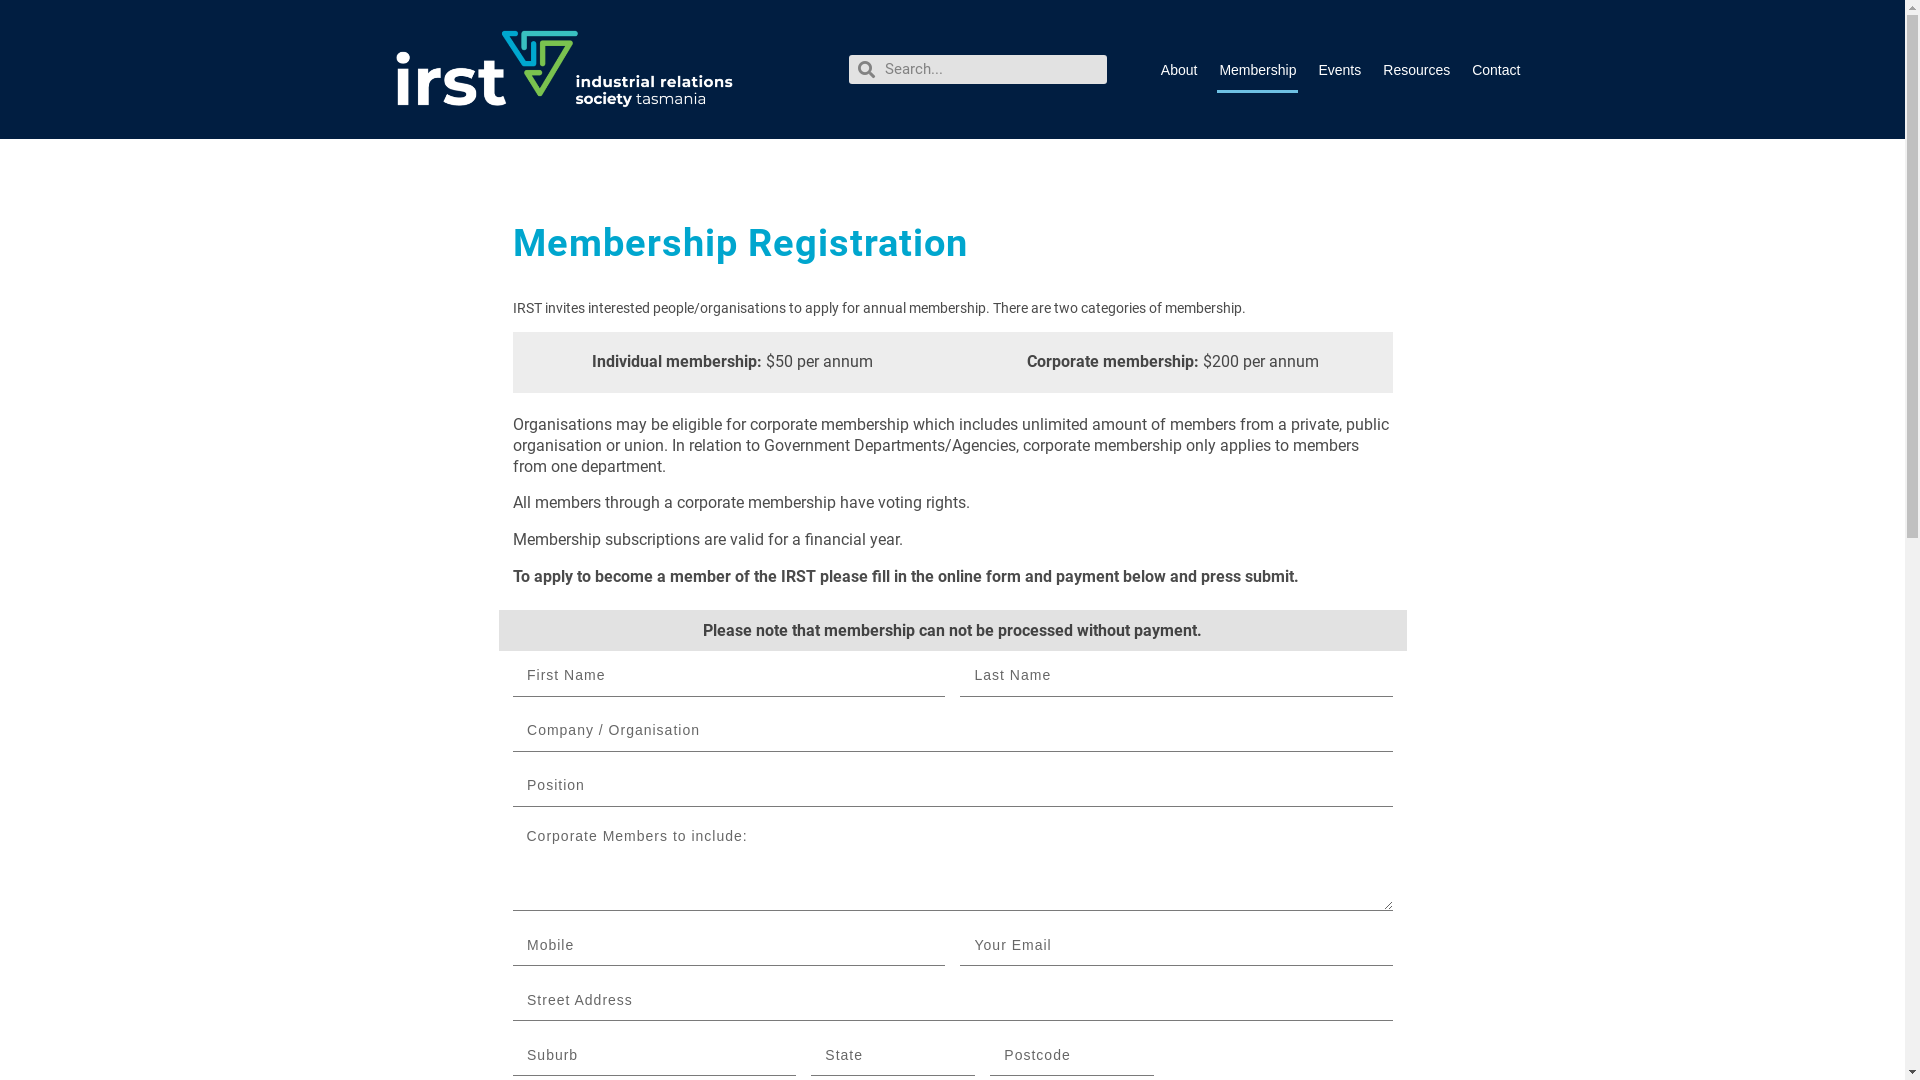  What do you see at coordinates (1415, 68) in the screenshot?
I see `'Resources'` at bounding box center [1415, 68].